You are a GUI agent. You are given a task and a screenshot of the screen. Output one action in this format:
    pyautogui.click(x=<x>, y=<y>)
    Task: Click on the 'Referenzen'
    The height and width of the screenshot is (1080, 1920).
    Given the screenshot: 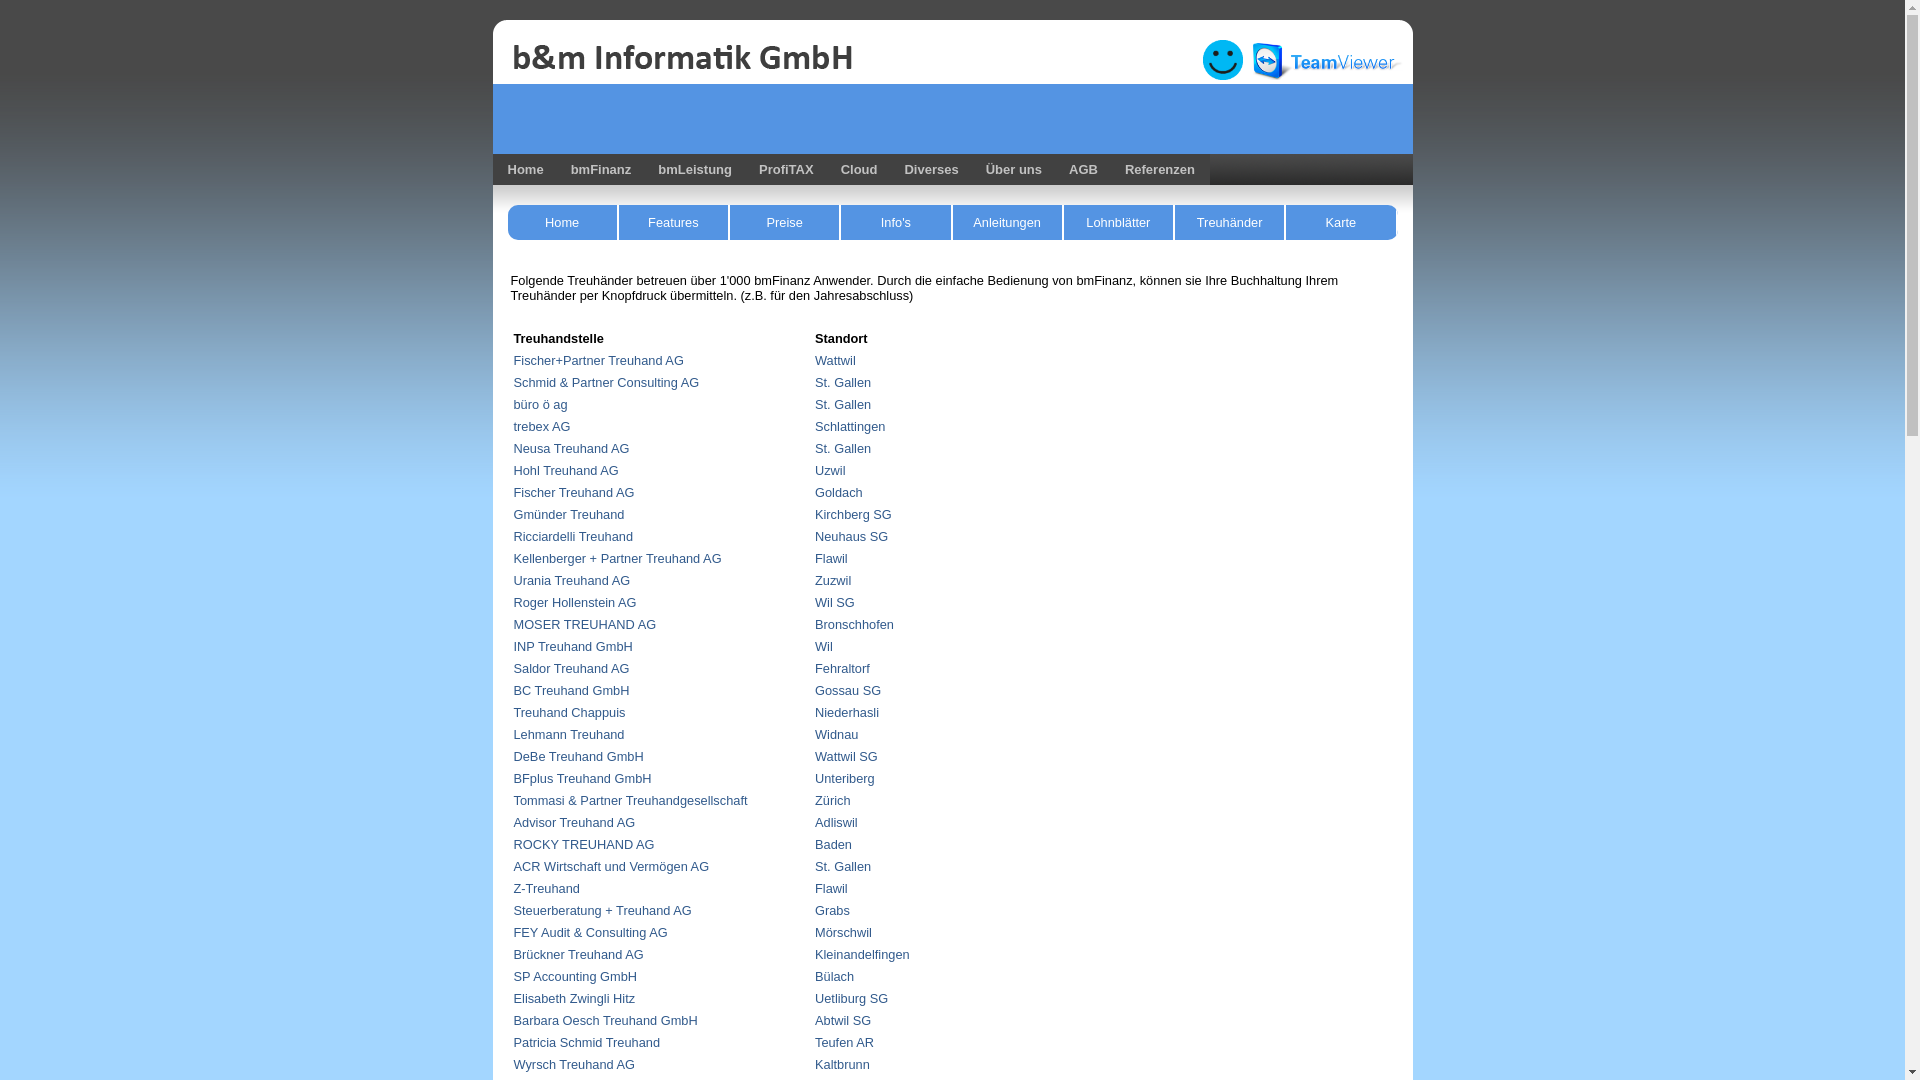 What is the action you would take?
    pyautogui.click(x=1108, y=168)
    